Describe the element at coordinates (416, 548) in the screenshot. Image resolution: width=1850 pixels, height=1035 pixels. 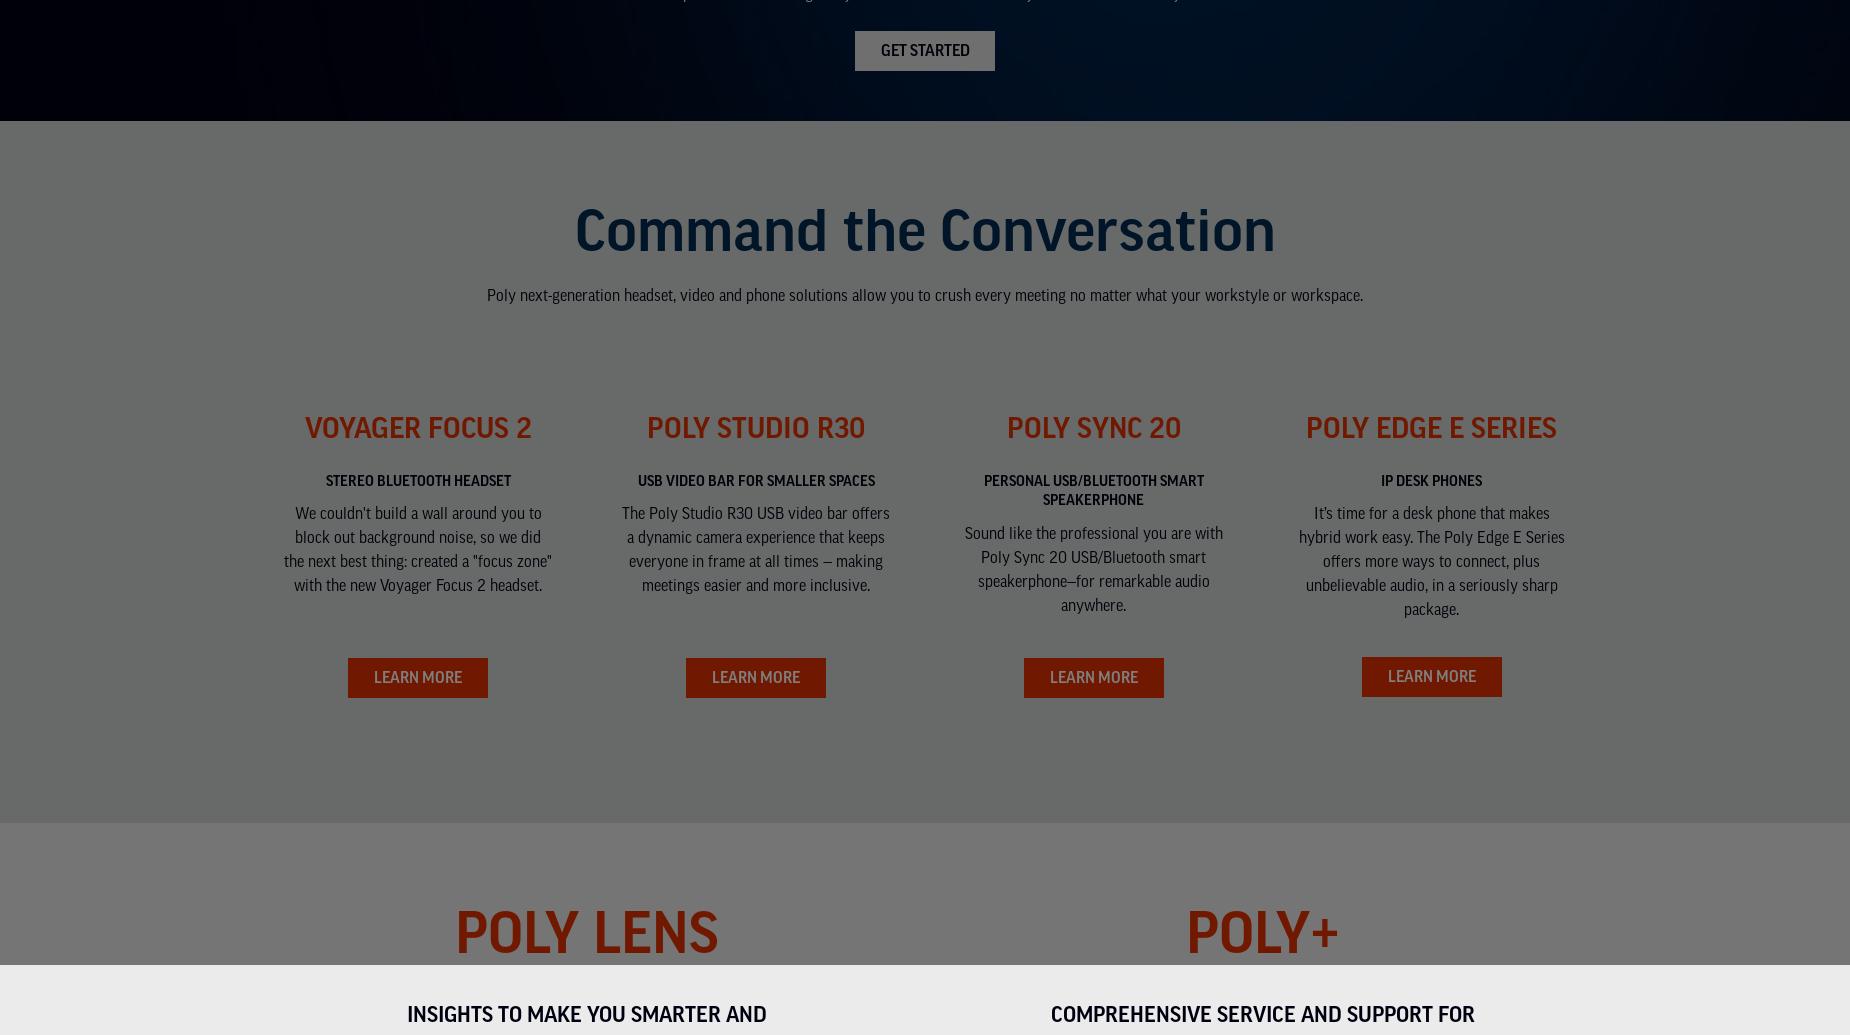
I see `'We couldn't build a wall around you to block out background noise, so we did the next best thing: created a "focus zone" with the new Voyager Focus 2 headset.'` at that location.